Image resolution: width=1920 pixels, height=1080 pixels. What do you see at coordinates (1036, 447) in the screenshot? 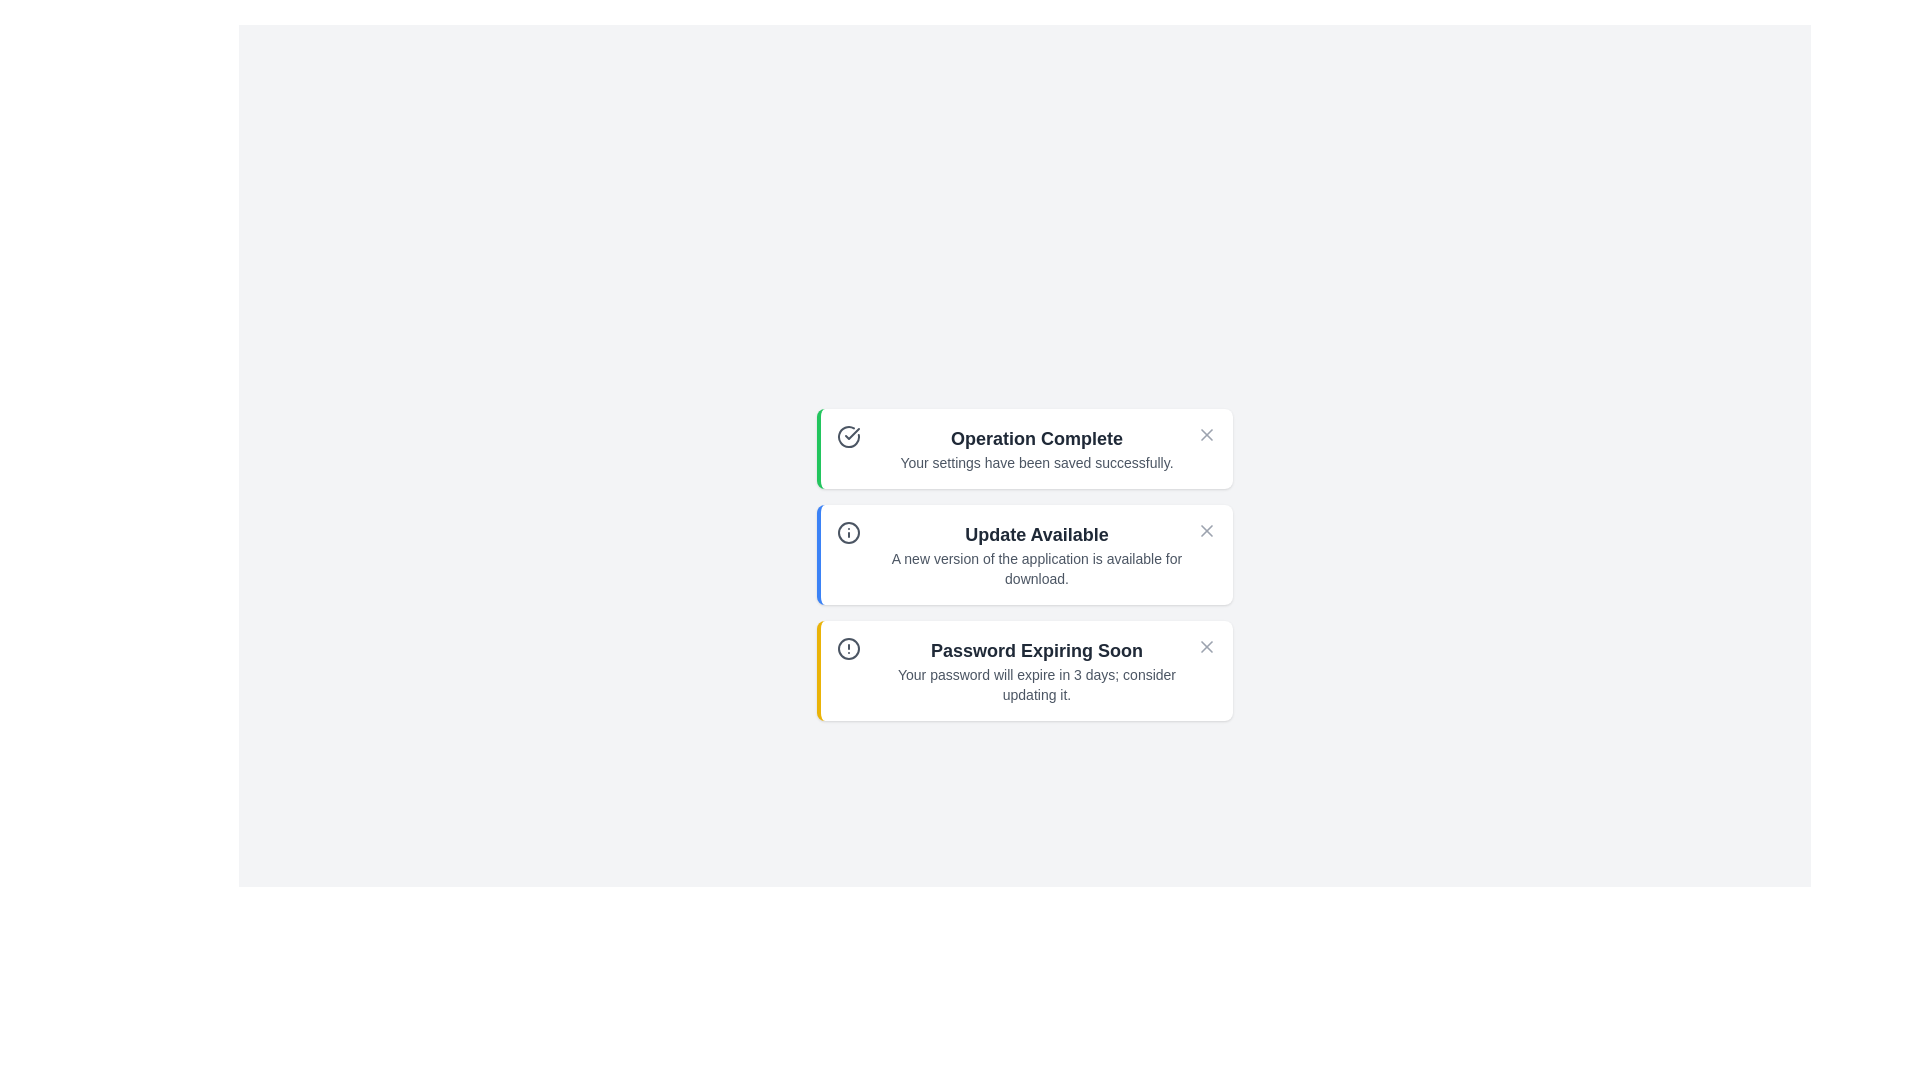
I see `text of the Informational Message titled 'Operation Complete' which indicates that 'Your settings have been saved successfully.'` at bounding box center [1036, 447].